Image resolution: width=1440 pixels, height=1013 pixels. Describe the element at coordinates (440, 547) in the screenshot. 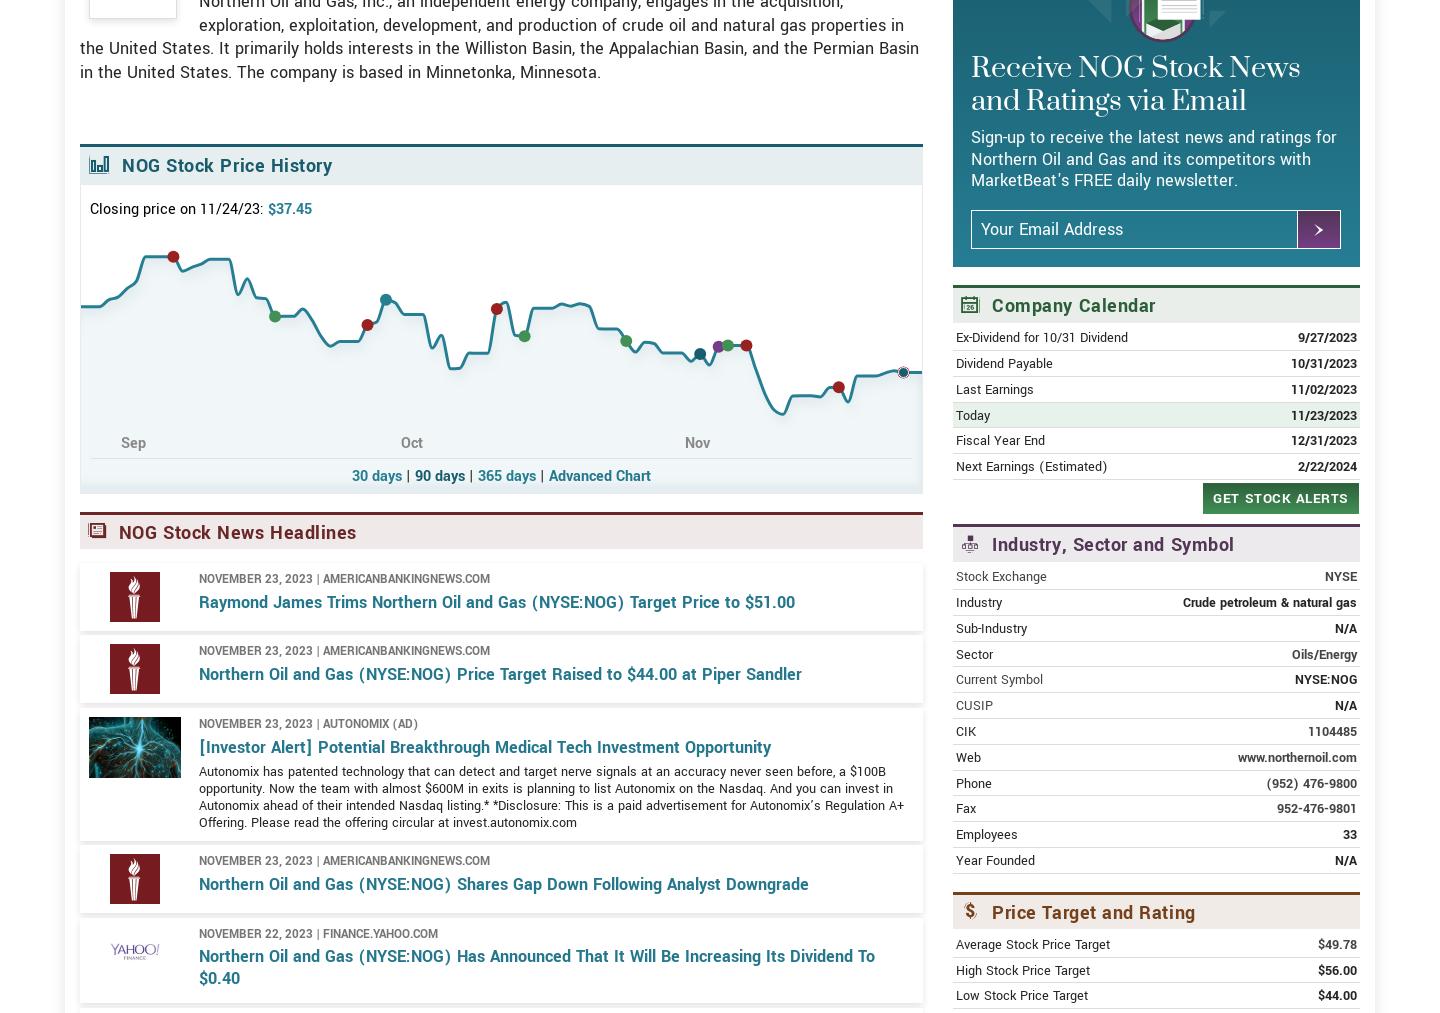

I see `'90 days'` at that location.